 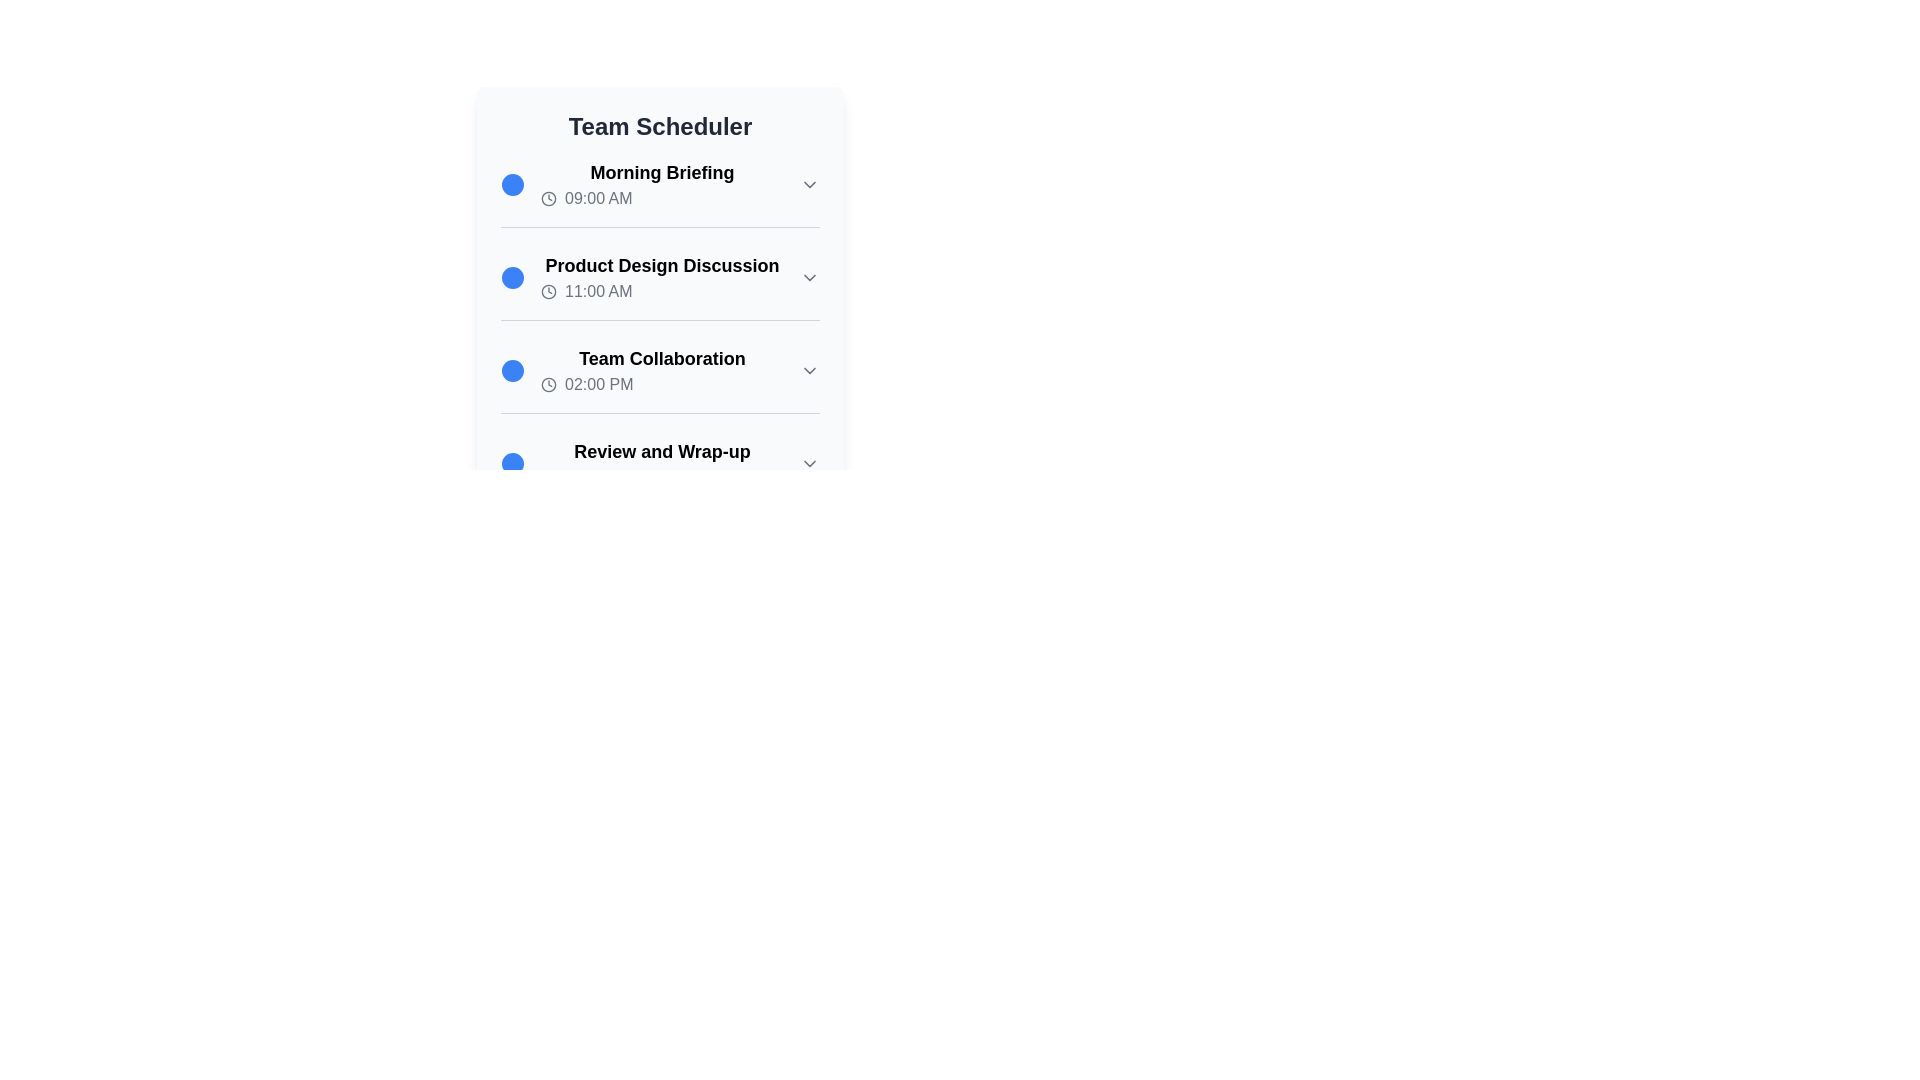 I want to click on the 'Morning Briefing' schedule entry, so click(x=660, y=185).